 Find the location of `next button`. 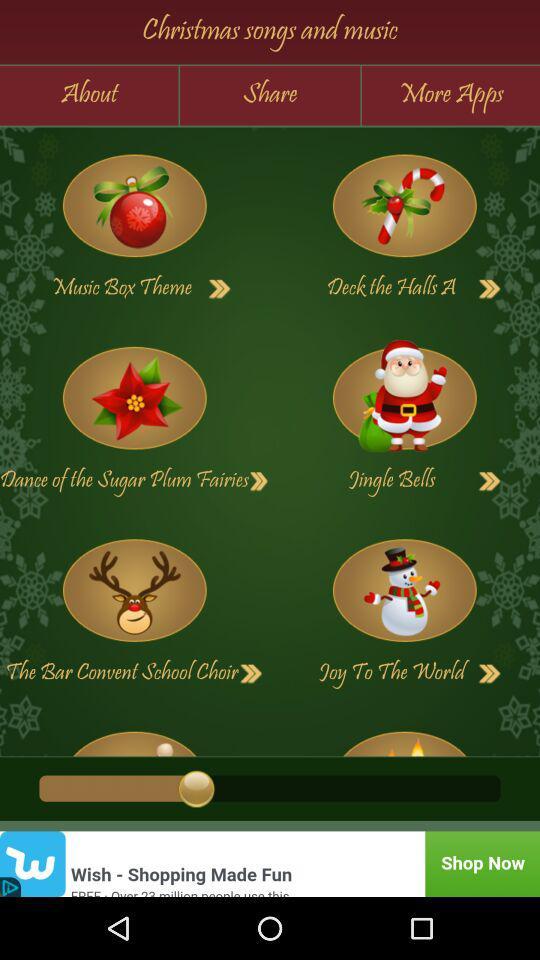

next button is located at coordinates (219, 288).